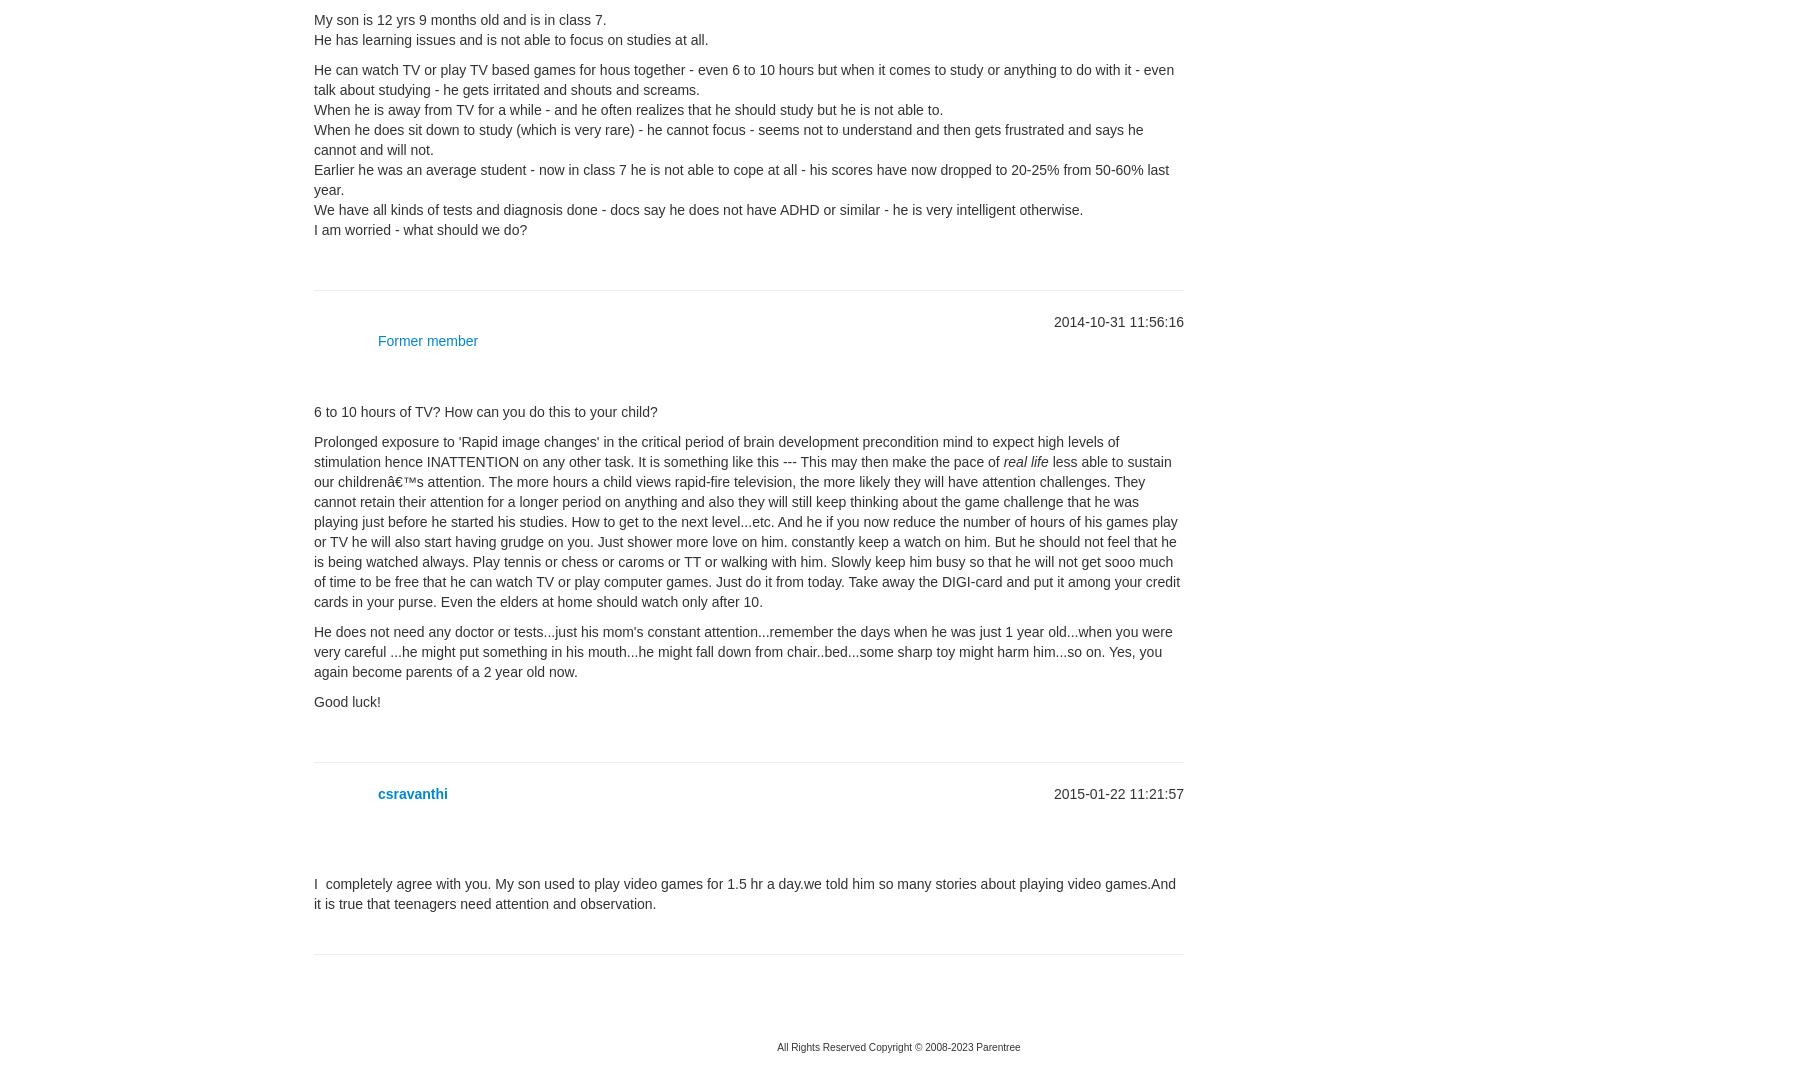  What do you see at coordinates (627, 108) in the screenshot?
I see `'When he is away from TV for a while - and he often realizes that he should study but he is not able to.'` at bounding box center [627, 108].